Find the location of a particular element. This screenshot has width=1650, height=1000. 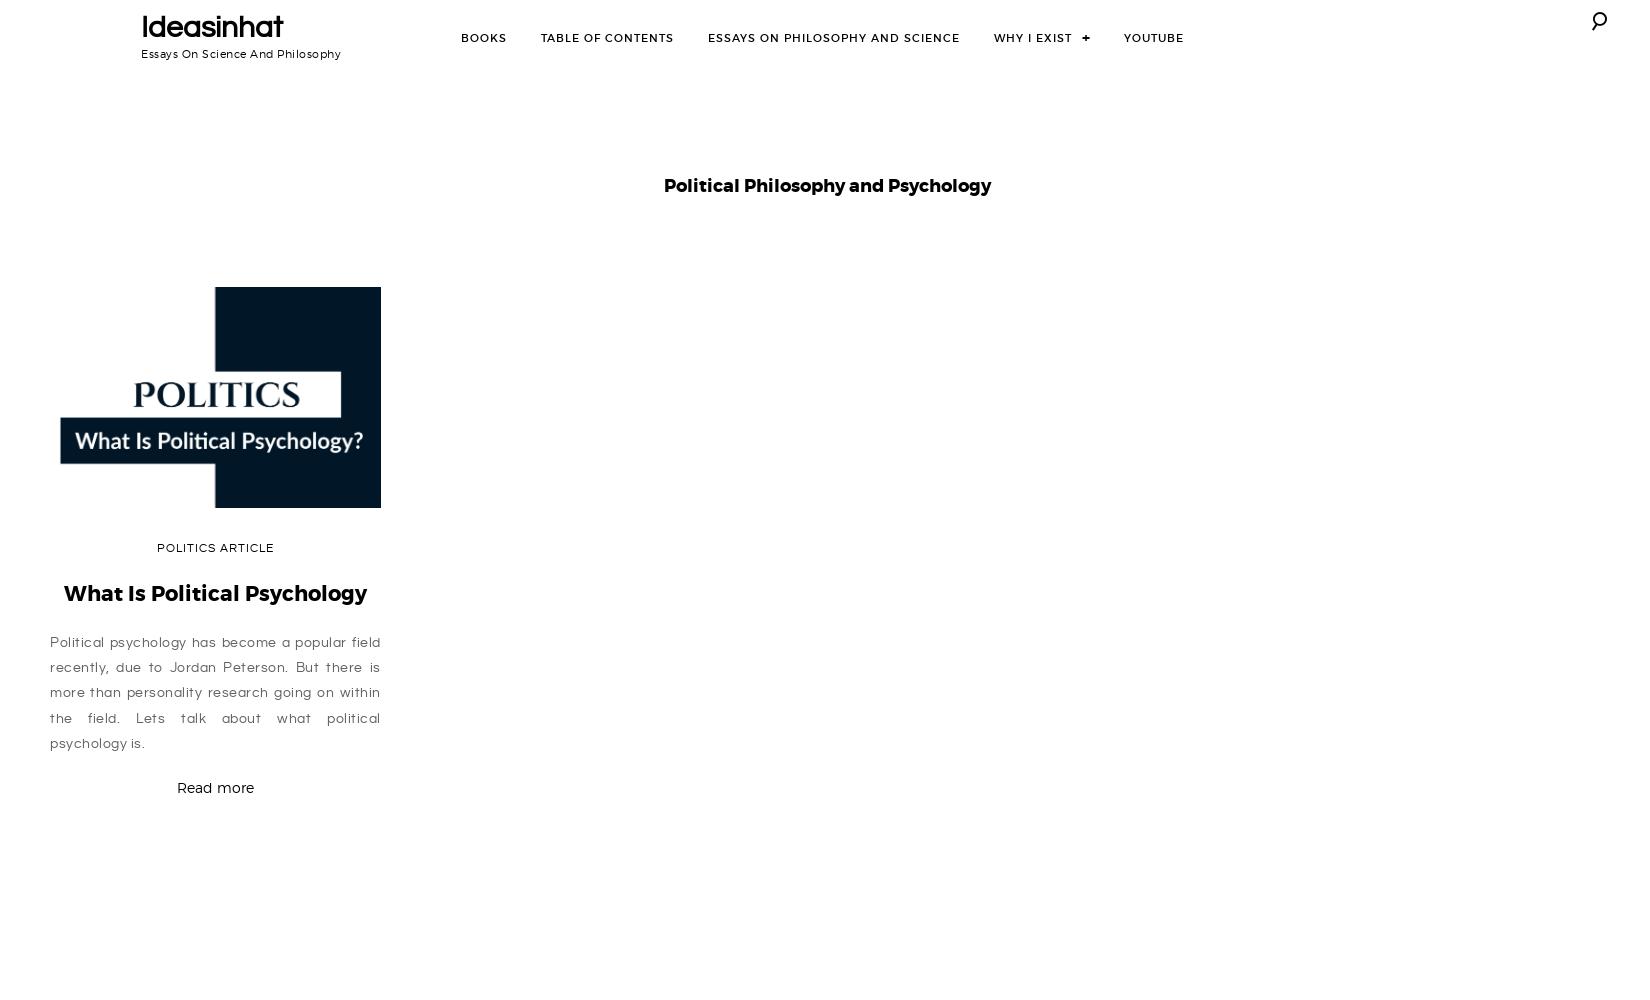

'Political psychology has become a popular field recently, due to Jordan Peterson. But there is more than personality research going on within the field. Lets talk about what political psychology is.' is located at coordinates (49, 692).